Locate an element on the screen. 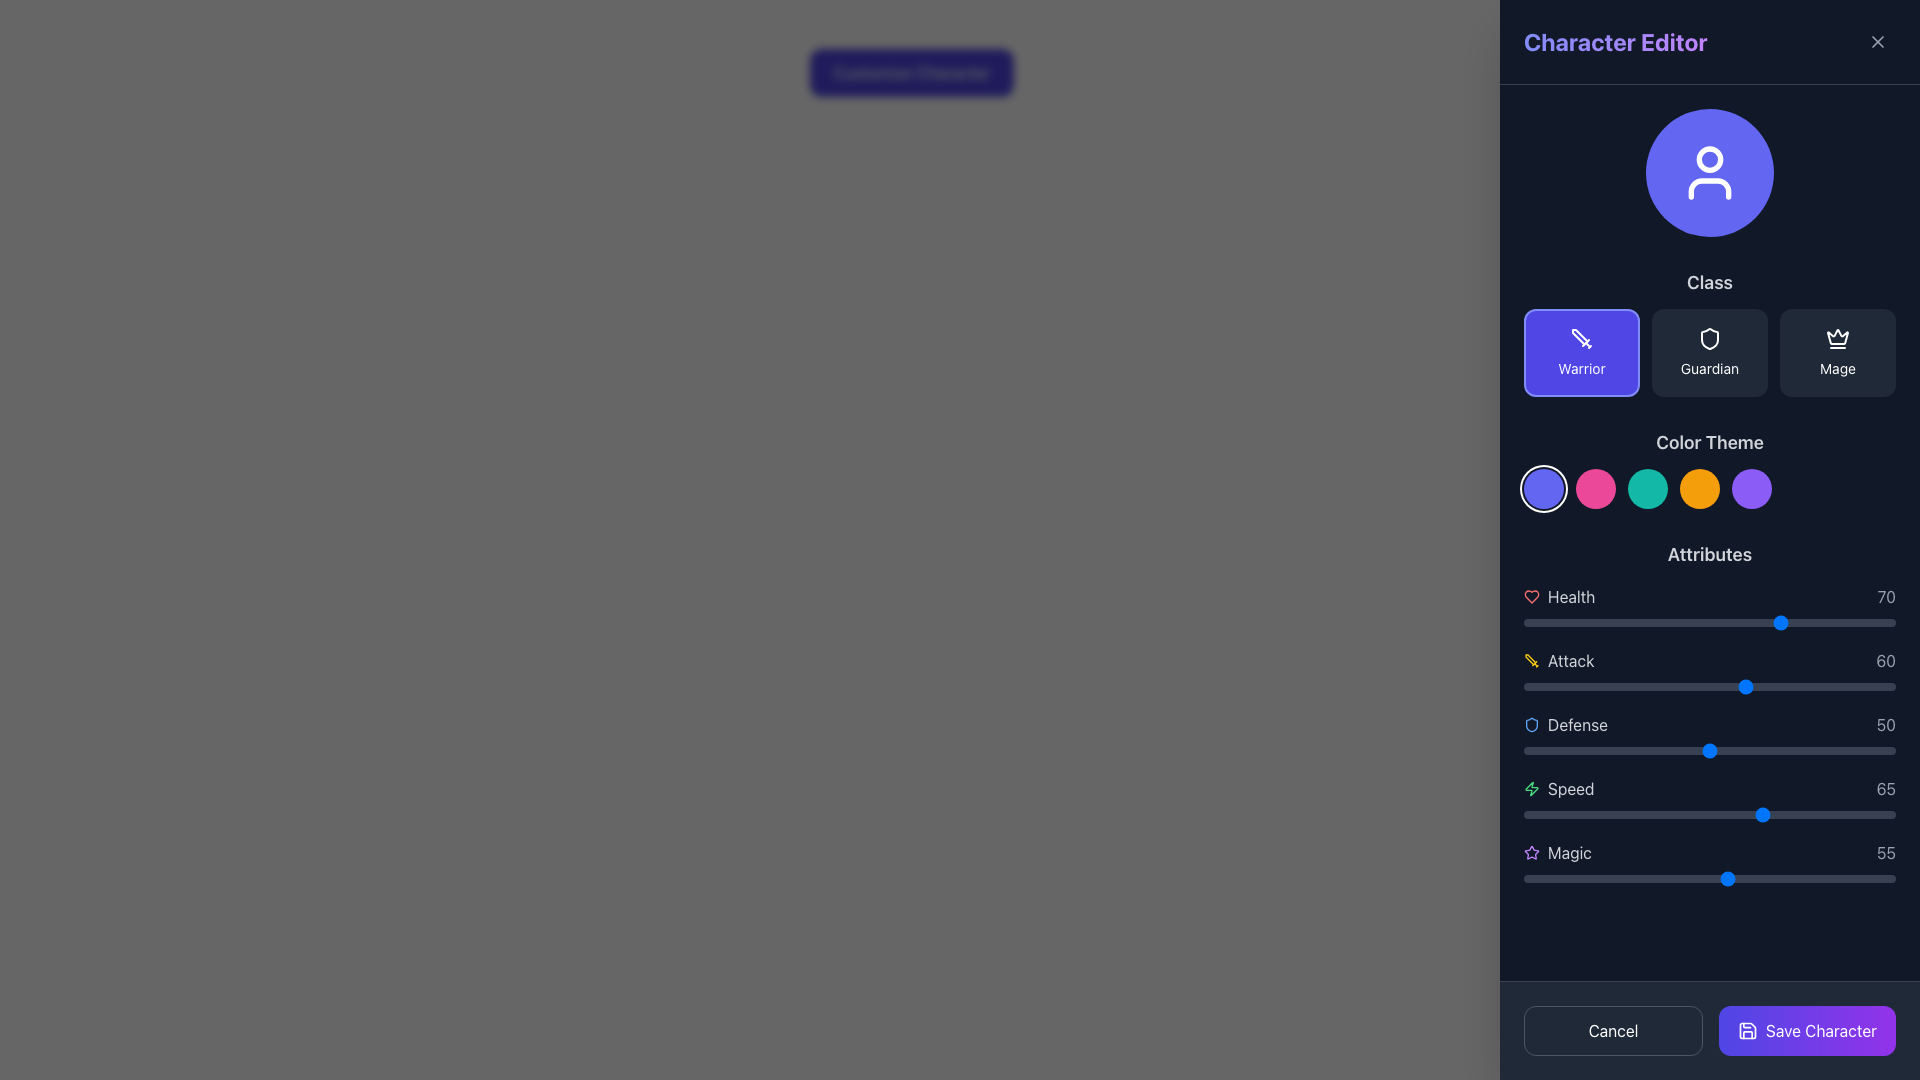 This screenshot has height=1080, width=1920. the sword icon inside the 'Warrior' button in the 'Character Editor' section on the right side of the interface is located at coordinates (1581, 338).